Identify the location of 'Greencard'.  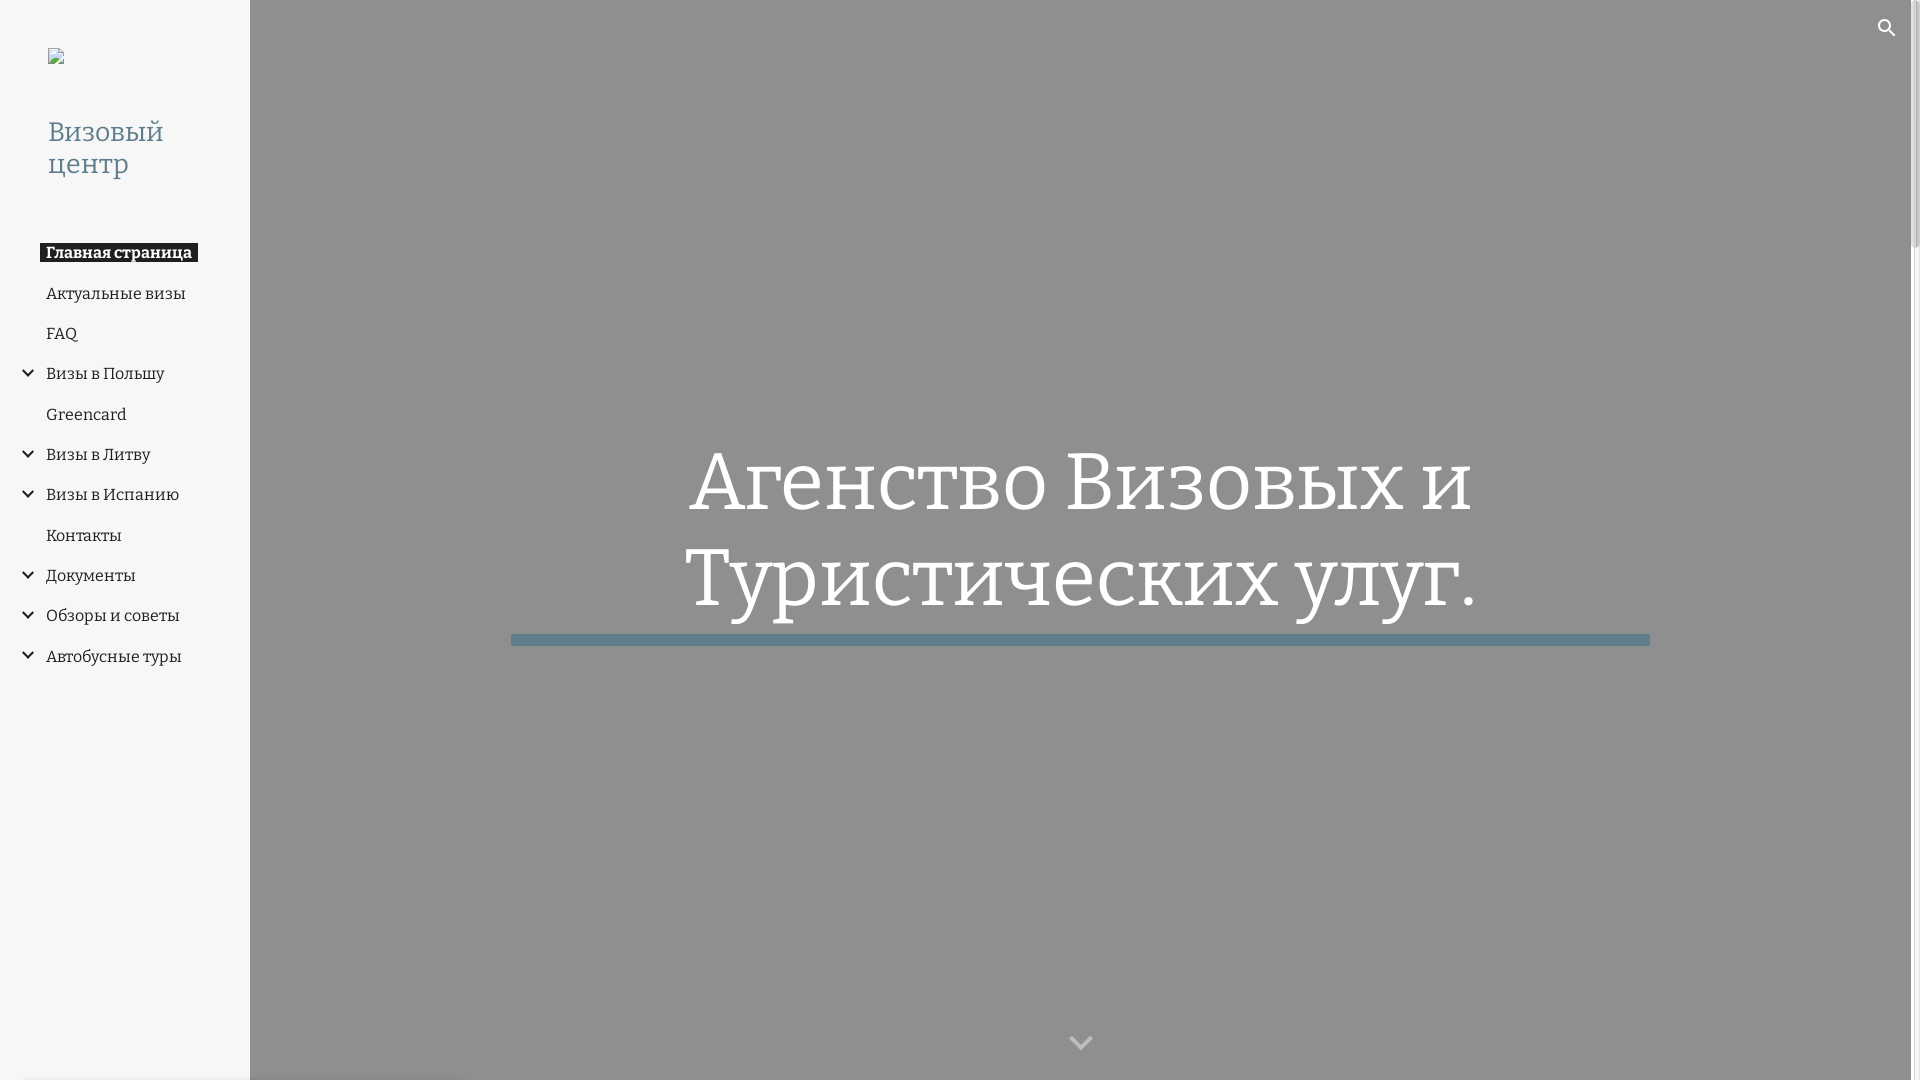
(85, 413).